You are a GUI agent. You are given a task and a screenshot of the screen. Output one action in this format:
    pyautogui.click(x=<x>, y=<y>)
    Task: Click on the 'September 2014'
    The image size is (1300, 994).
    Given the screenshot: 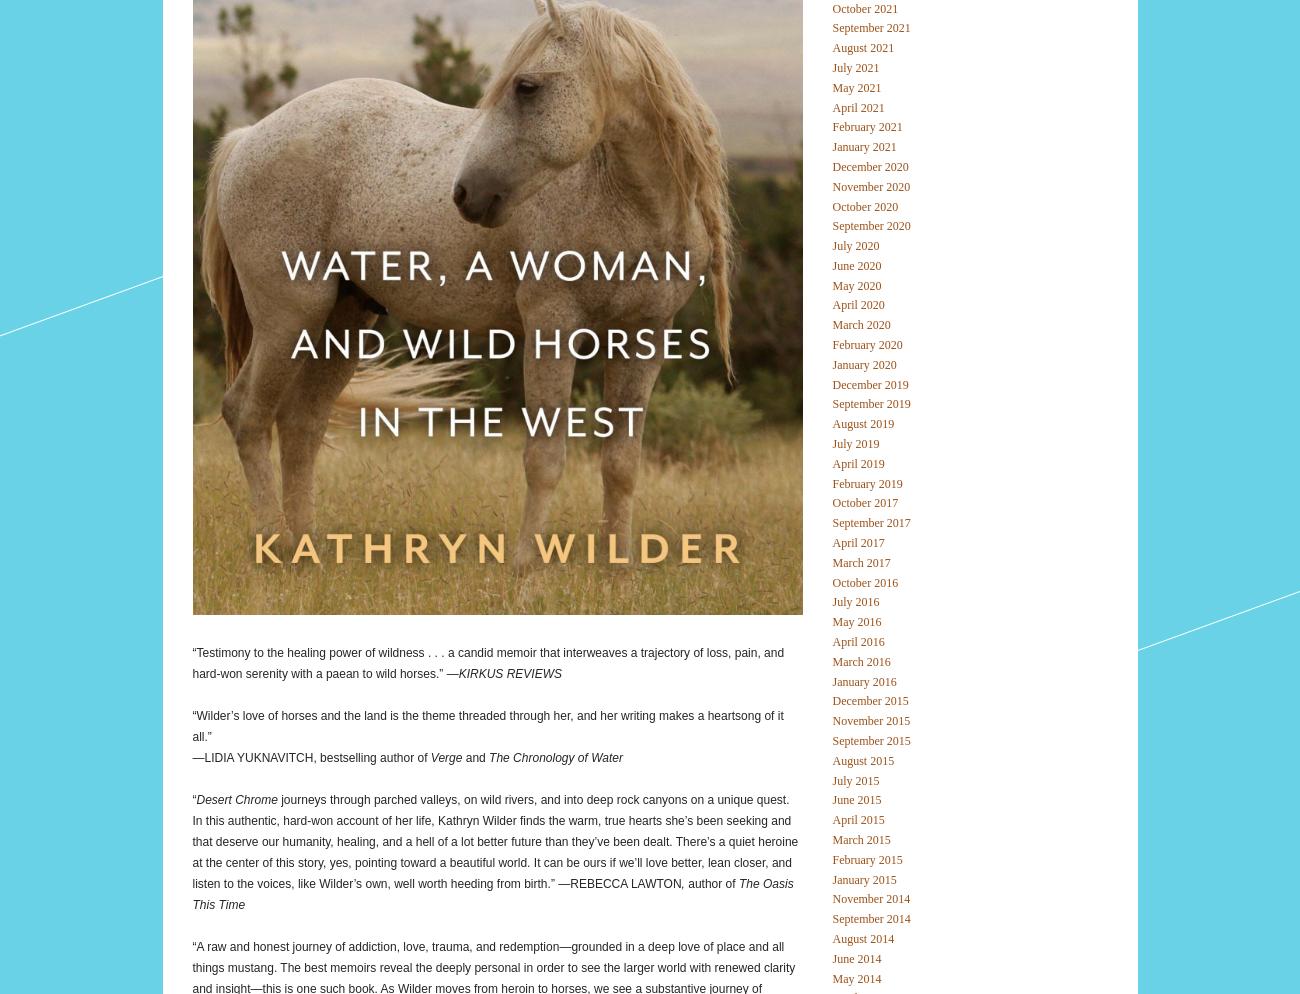 What is the action you would take?
    pyautogui.click(x=870, y=917)
    